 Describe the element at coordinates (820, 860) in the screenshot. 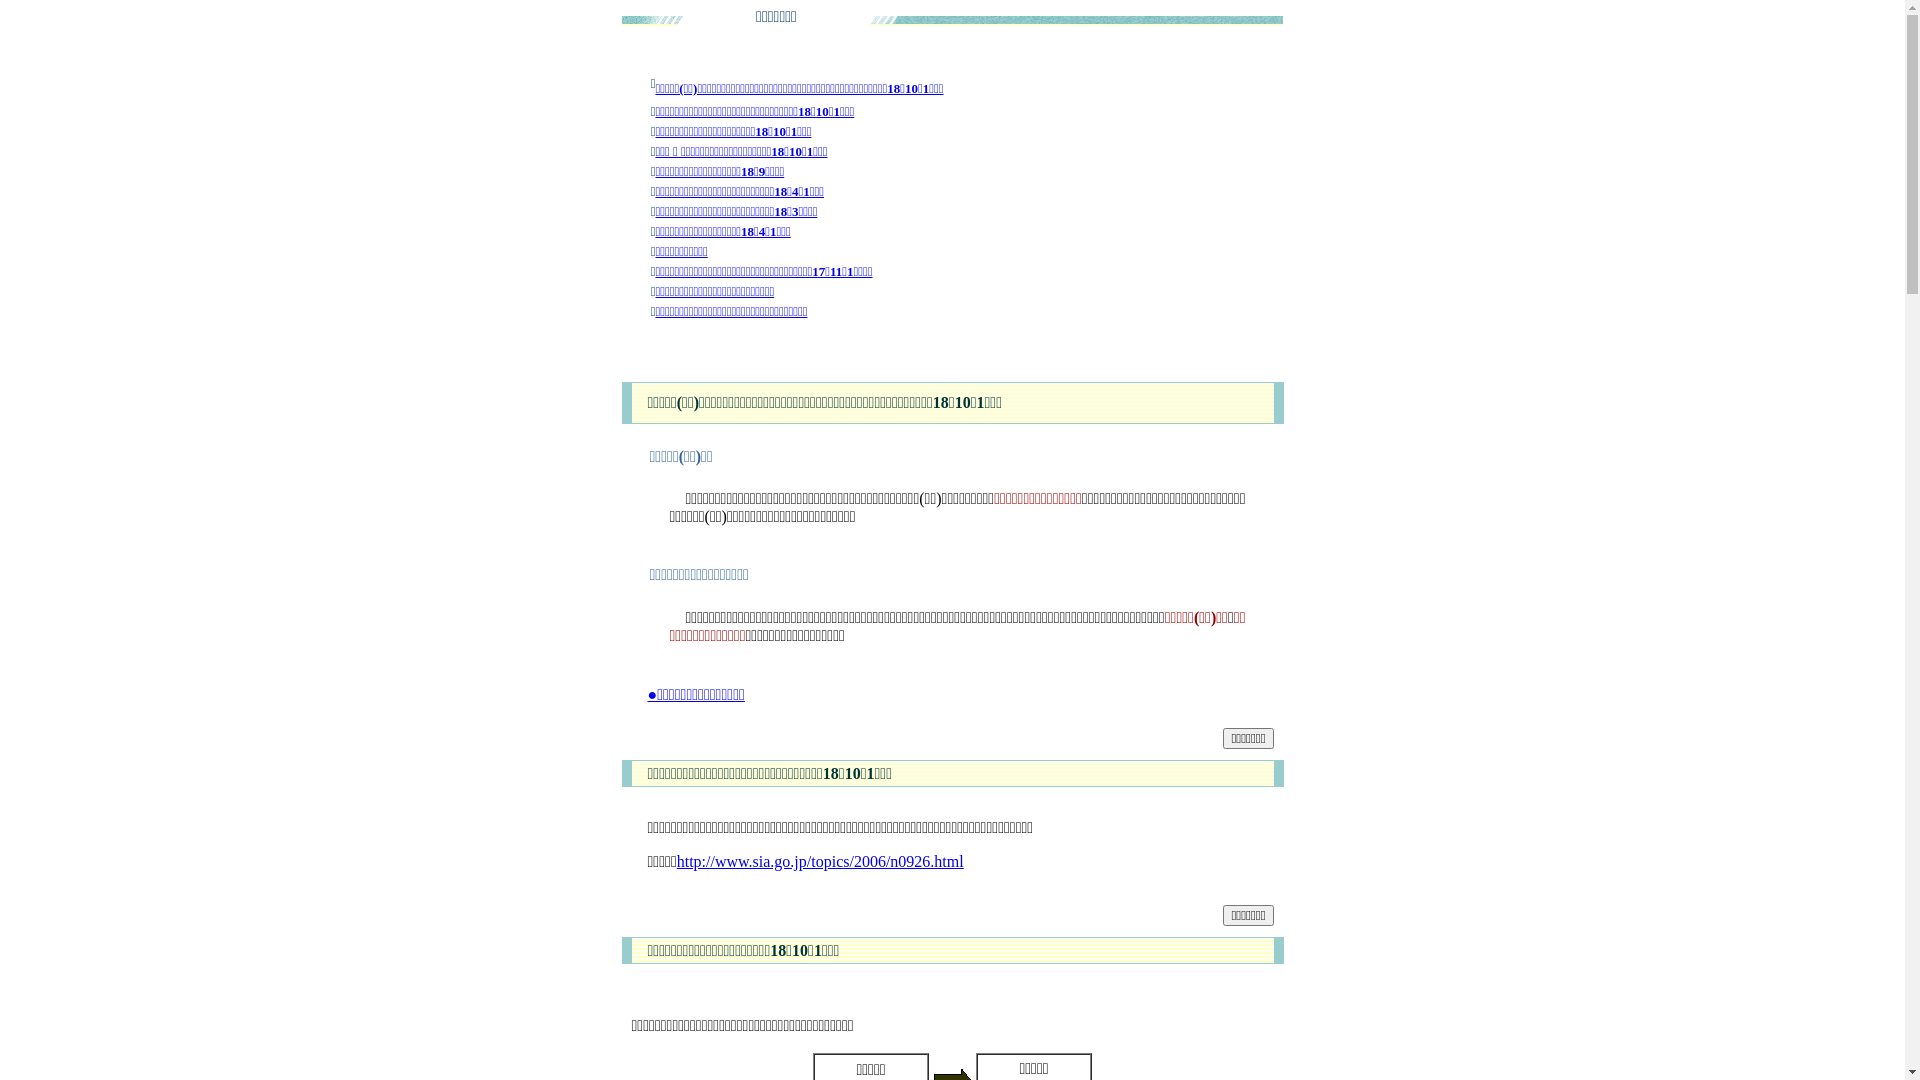

I see `'http://www.sia.go.jp/topics/2006/n0926.html'` at that location.